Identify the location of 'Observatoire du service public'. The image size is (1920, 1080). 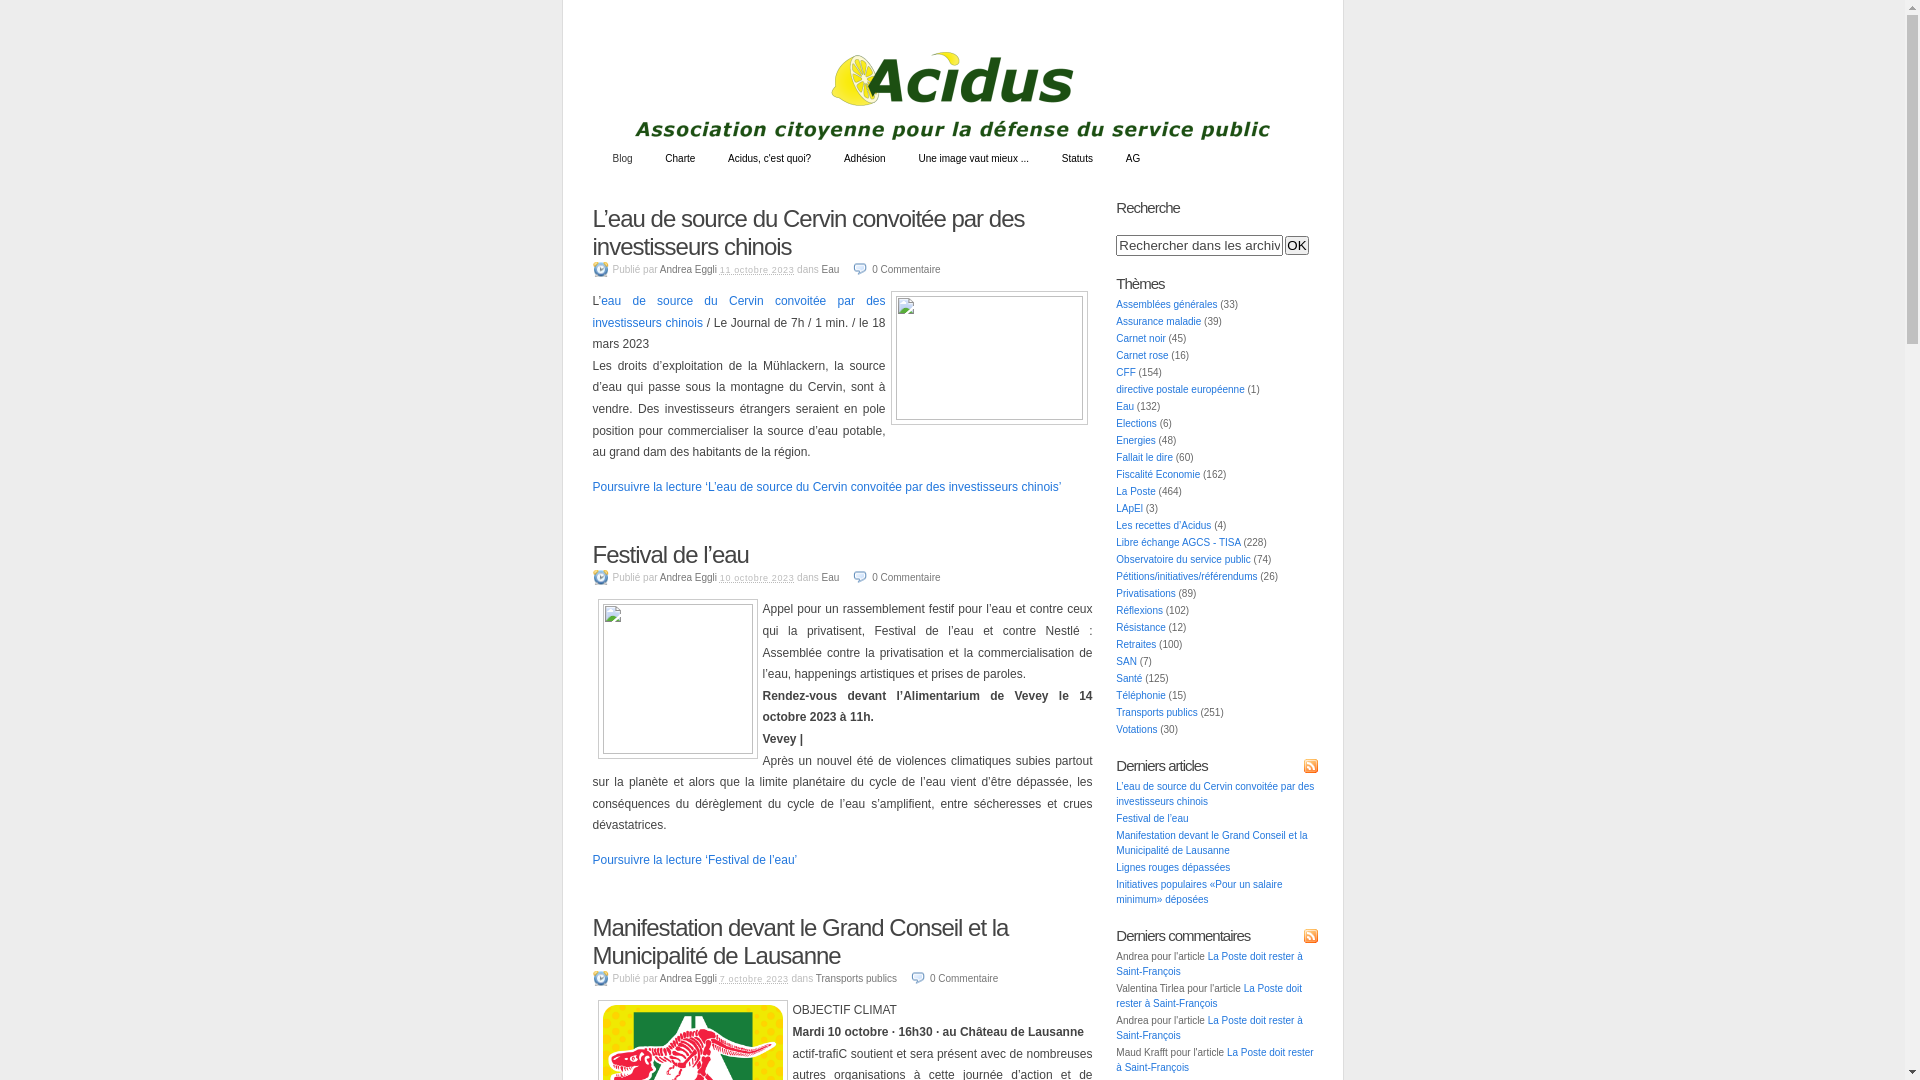
(1183, 559).